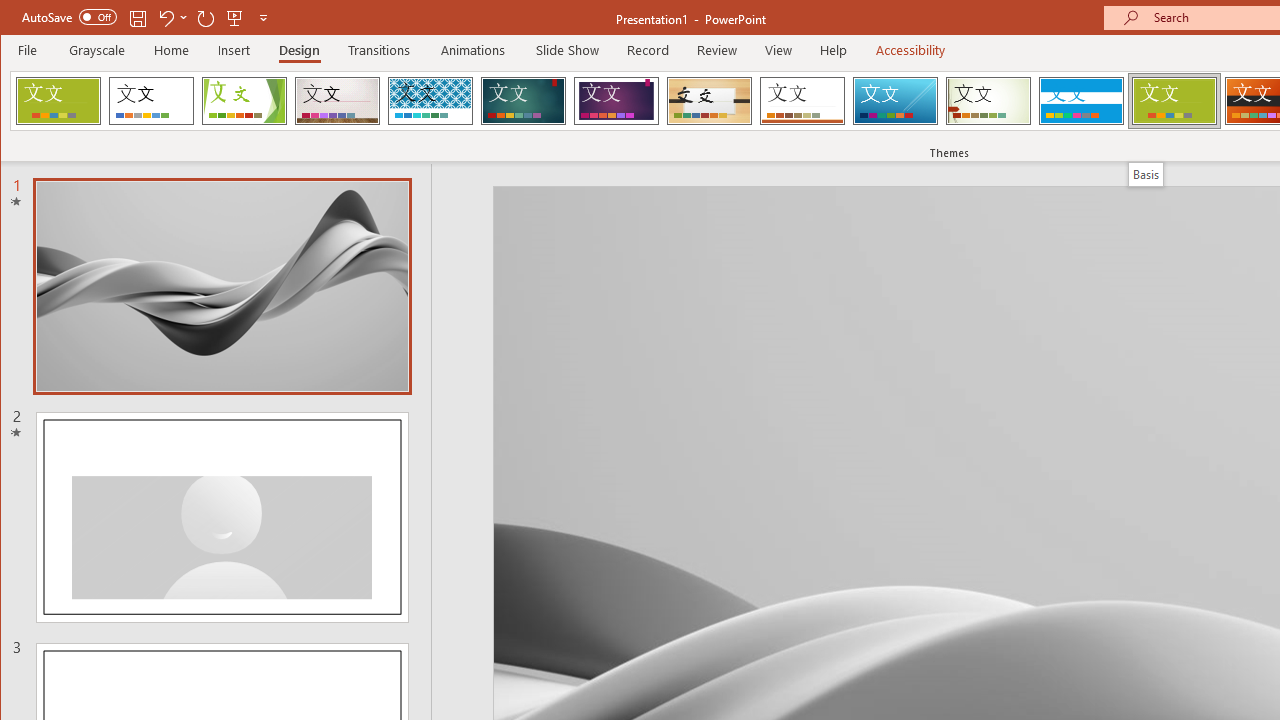 The width and height of the screenshot is (1280, 720). What do you see at coordinates (894, 100) in the screenshot?
I see `'Slice'` at bounding box center [894, 100].